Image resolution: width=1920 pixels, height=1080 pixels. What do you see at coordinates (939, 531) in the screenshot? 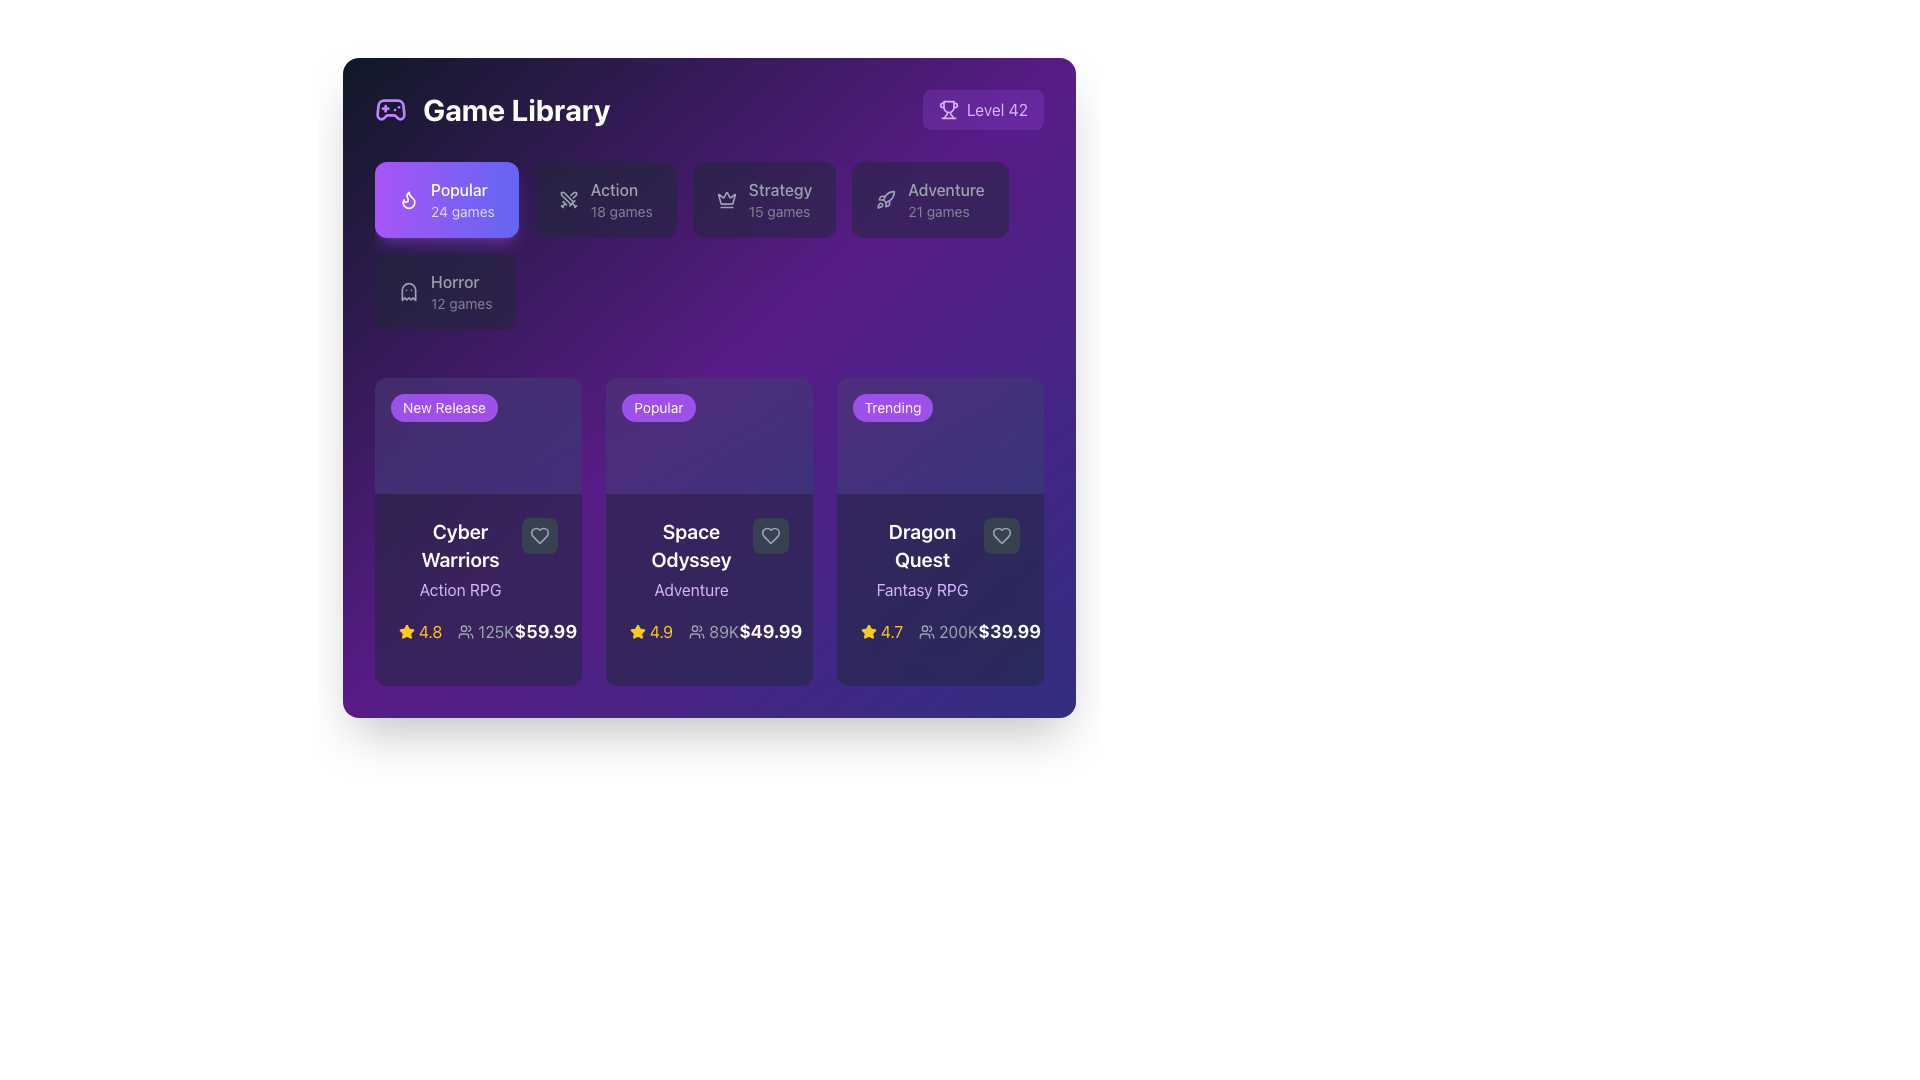
I see `the clickable card component representing a game listing, which is the rightmost card in the grid layout` at bounding box center [939, 531].